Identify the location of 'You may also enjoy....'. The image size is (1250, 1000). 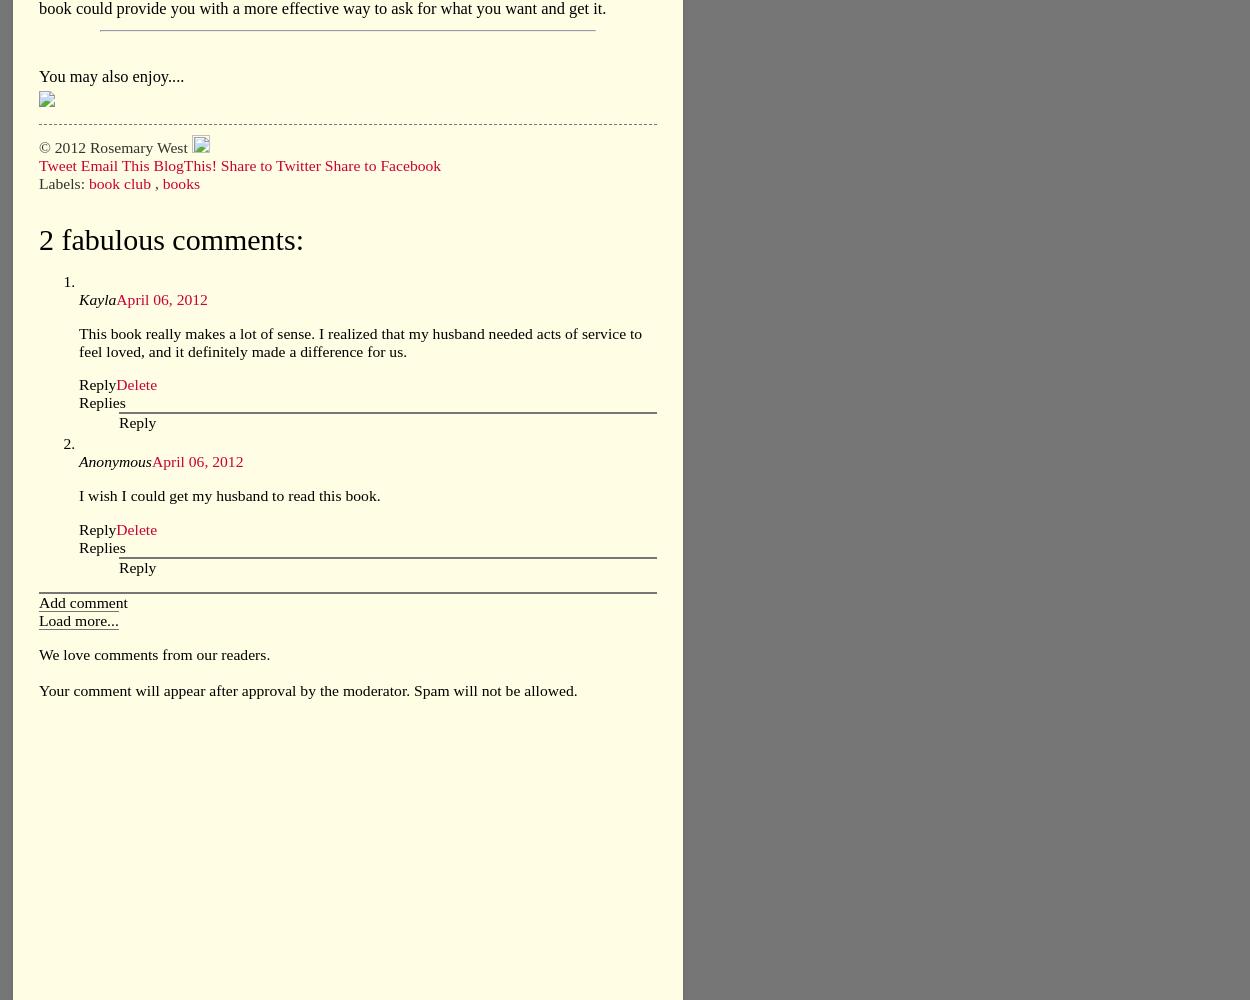
(110, 75).